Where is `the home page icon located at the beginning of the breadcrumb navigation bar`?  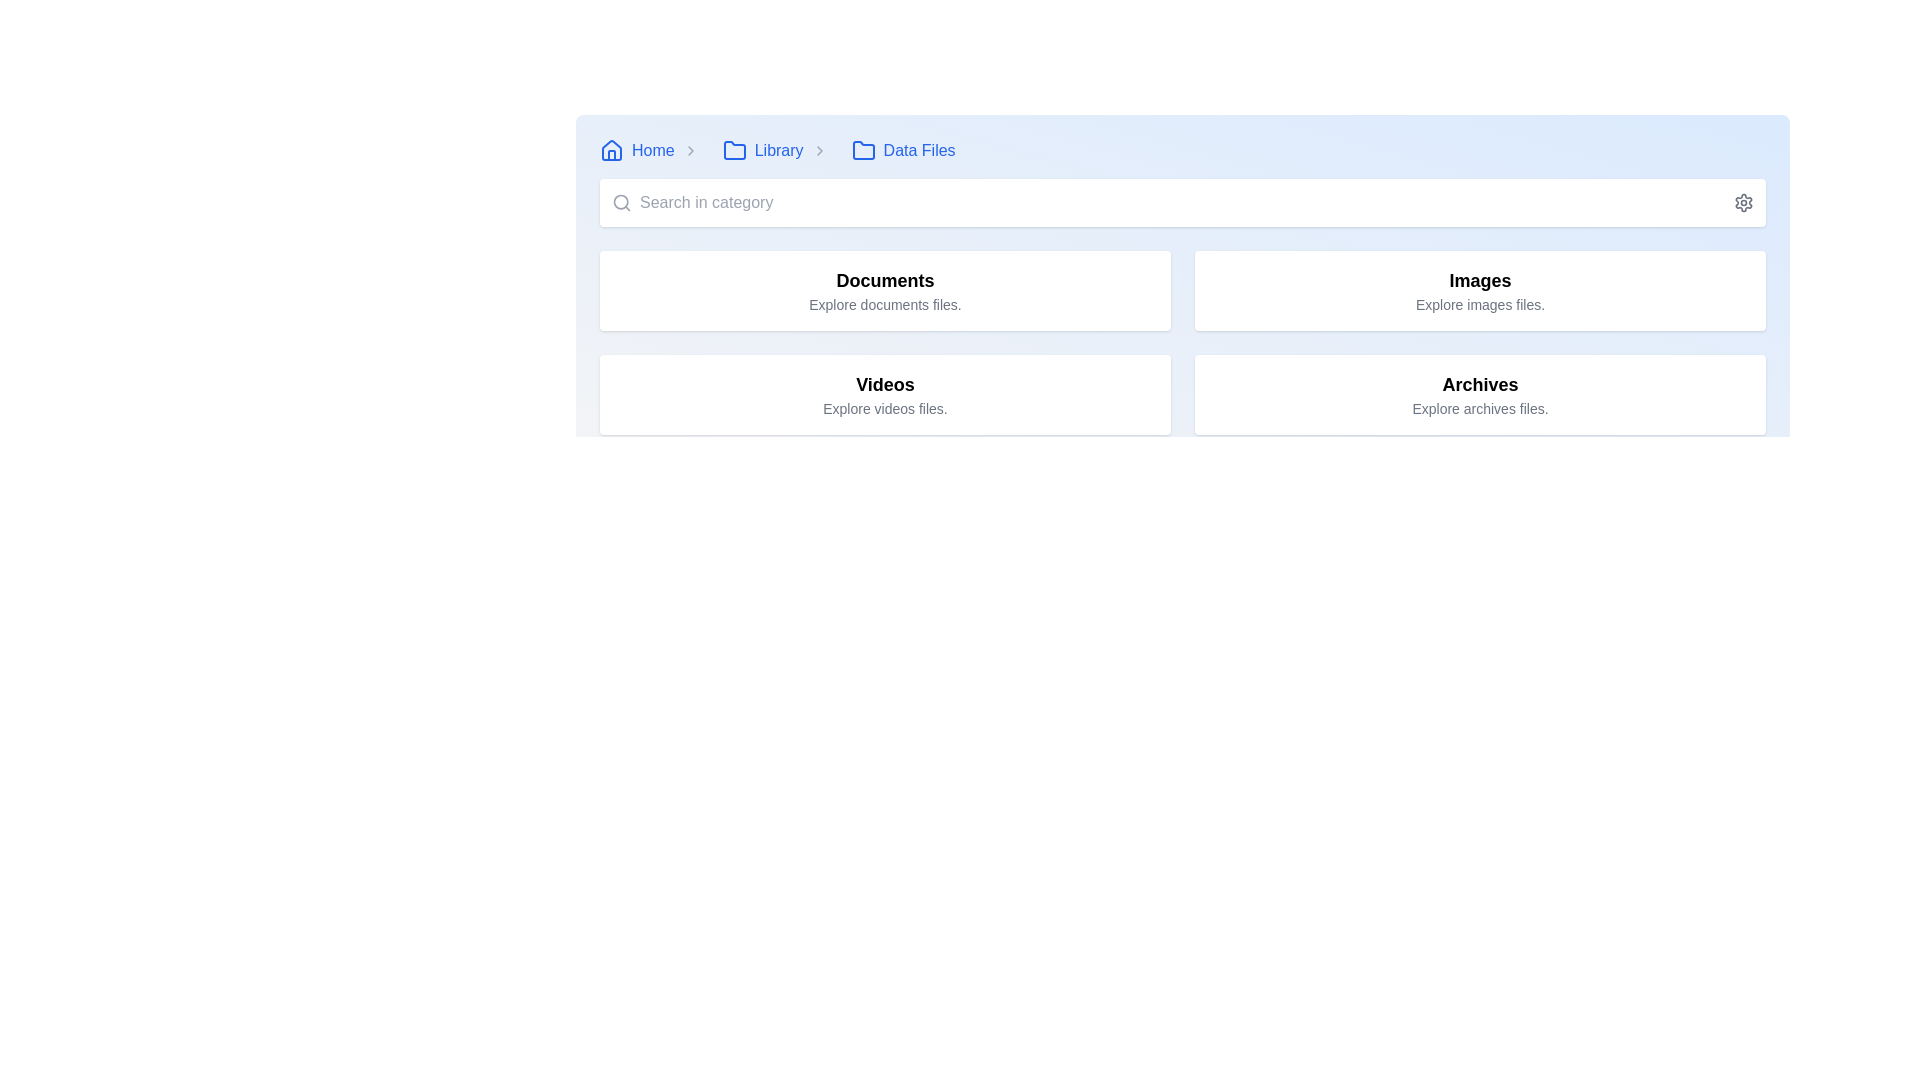
the home page icon located at the beginning of the breadcrumb navigation bar is located at coordinates (610, 149).